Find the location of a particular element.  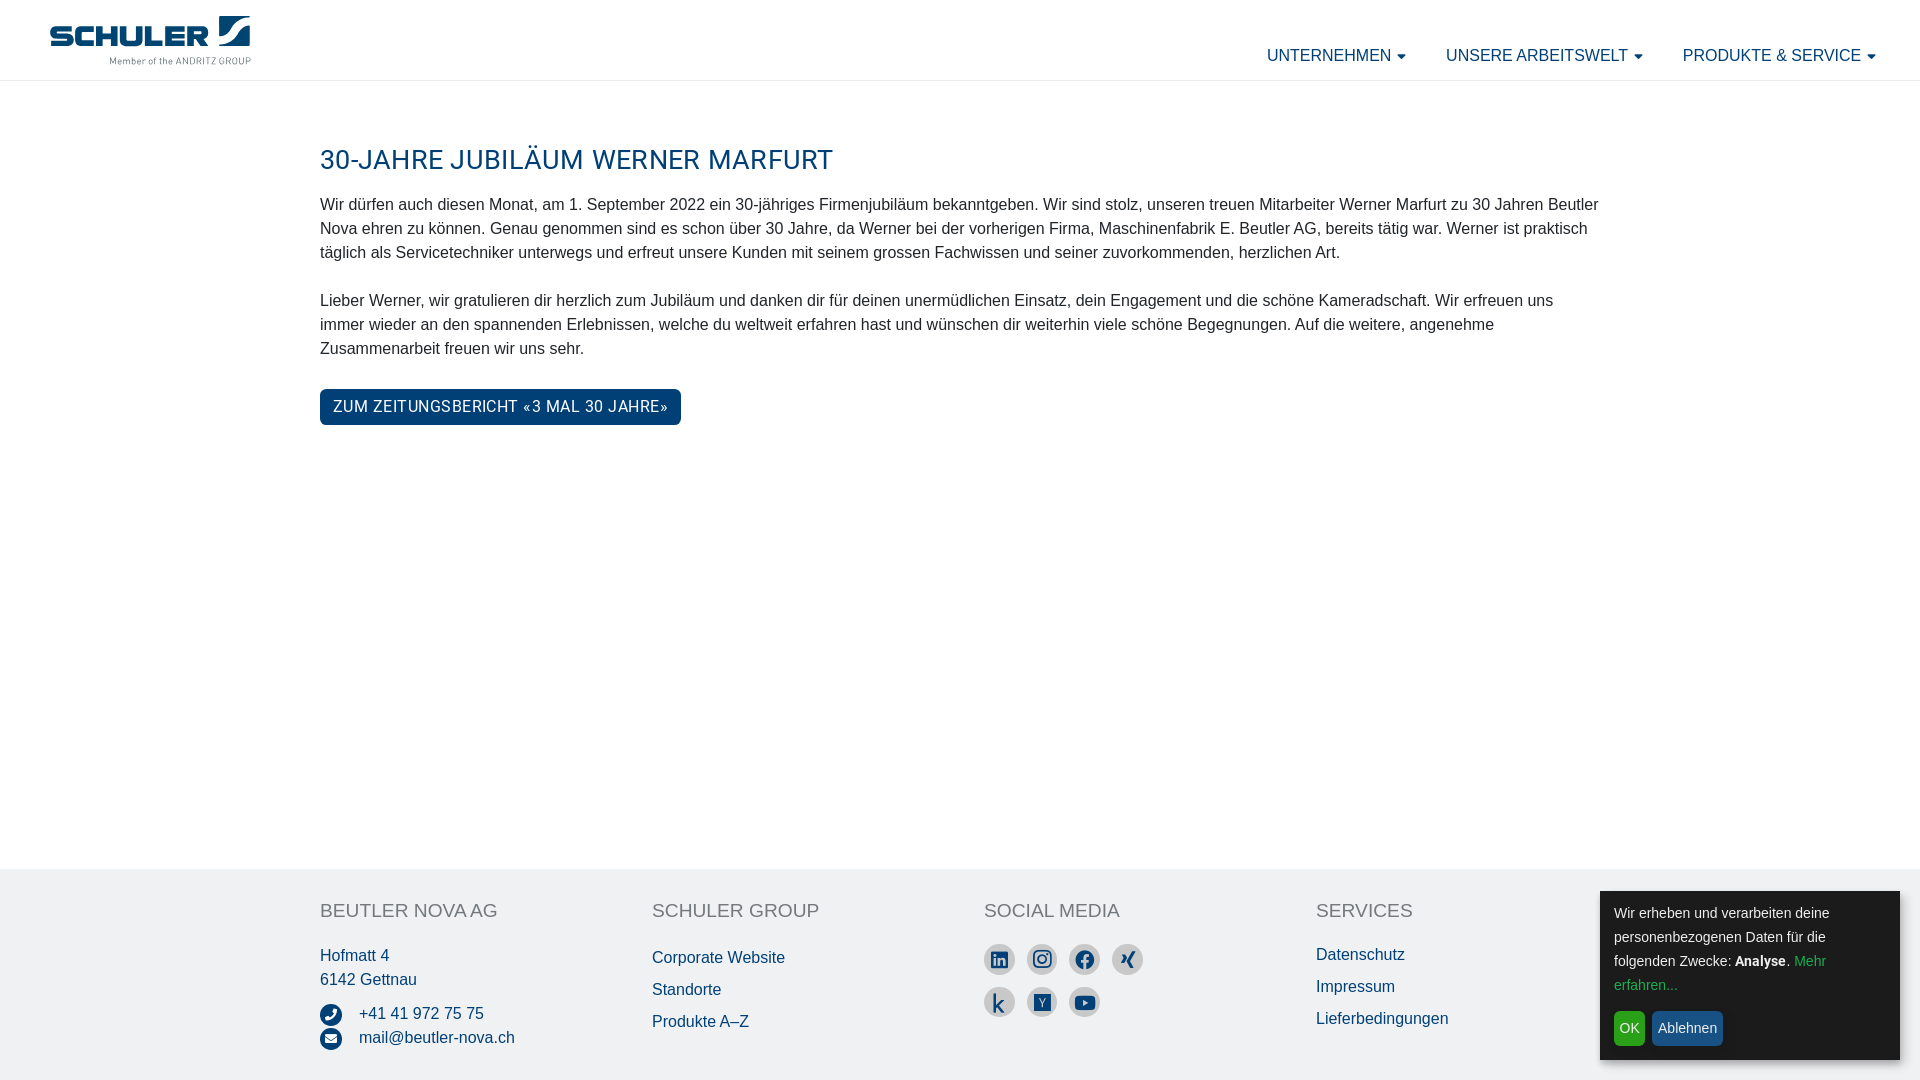

'UNSERE ARBEITSWELT' is located at coordinates (1424, 55).